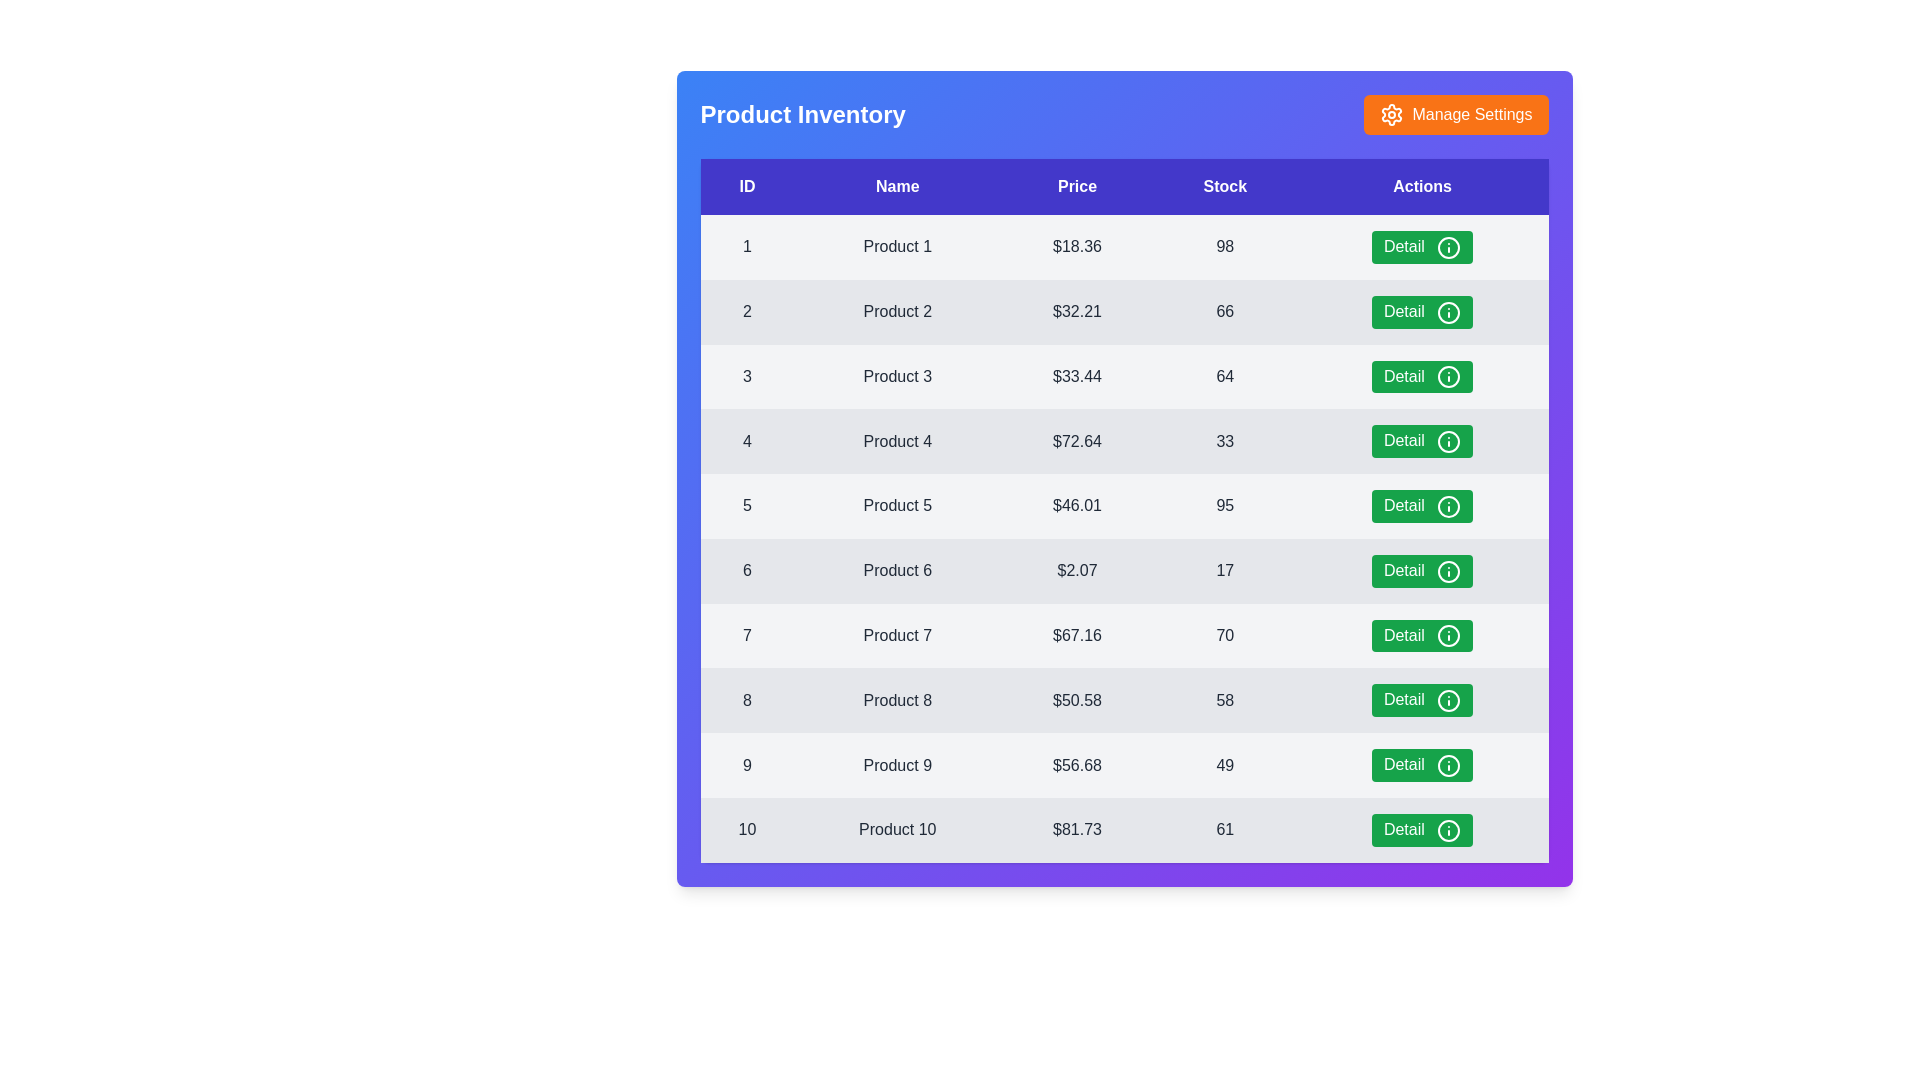 The height and width of the screenshot is (1080, 1920). Describe the element at coordinates (1455, 115) in the screenshot. I see `the 'Manage Settings' button to open the settings menu` at that location.